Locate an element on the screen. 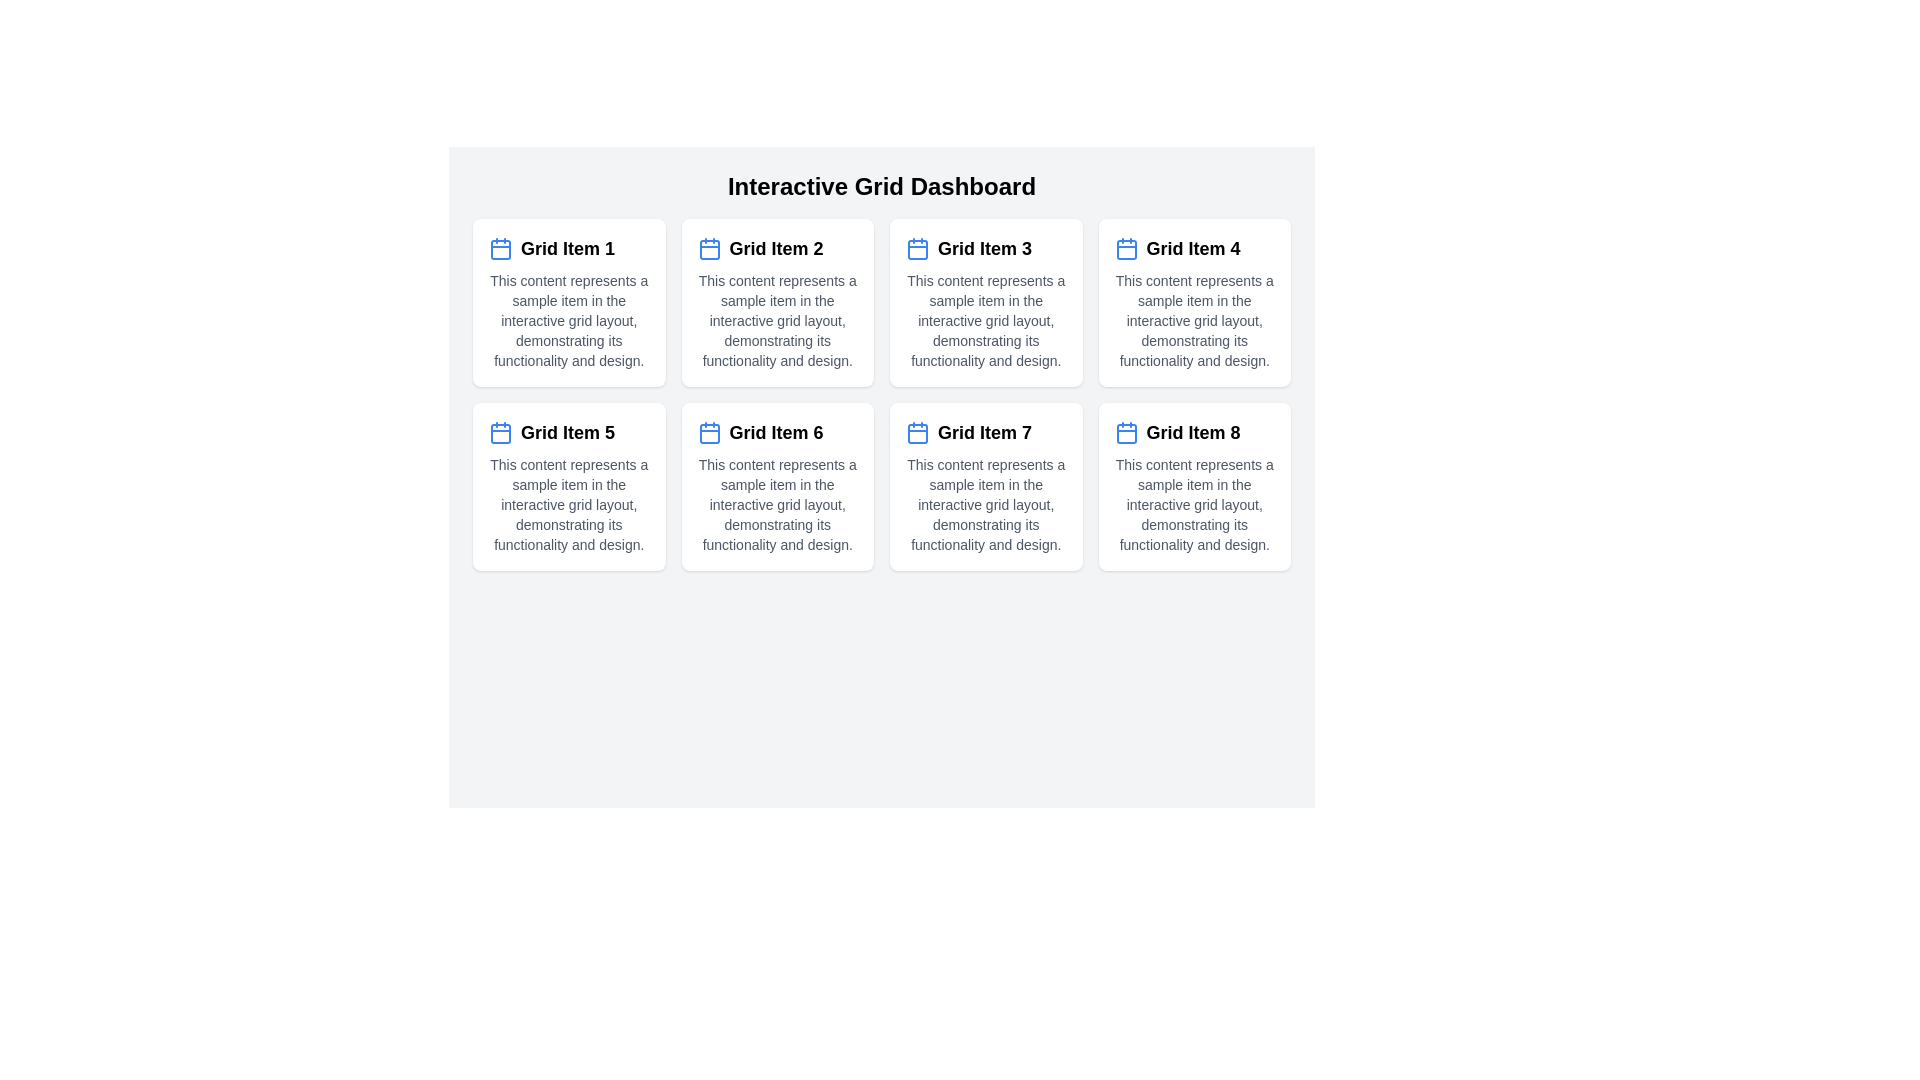 The width and height of the screenshot is (1920, 1080). the Text label (header) which serves as a title for the associated grid item, located in the bottom row and fourth column of the grid layout is located at coordinates (1193, 431).